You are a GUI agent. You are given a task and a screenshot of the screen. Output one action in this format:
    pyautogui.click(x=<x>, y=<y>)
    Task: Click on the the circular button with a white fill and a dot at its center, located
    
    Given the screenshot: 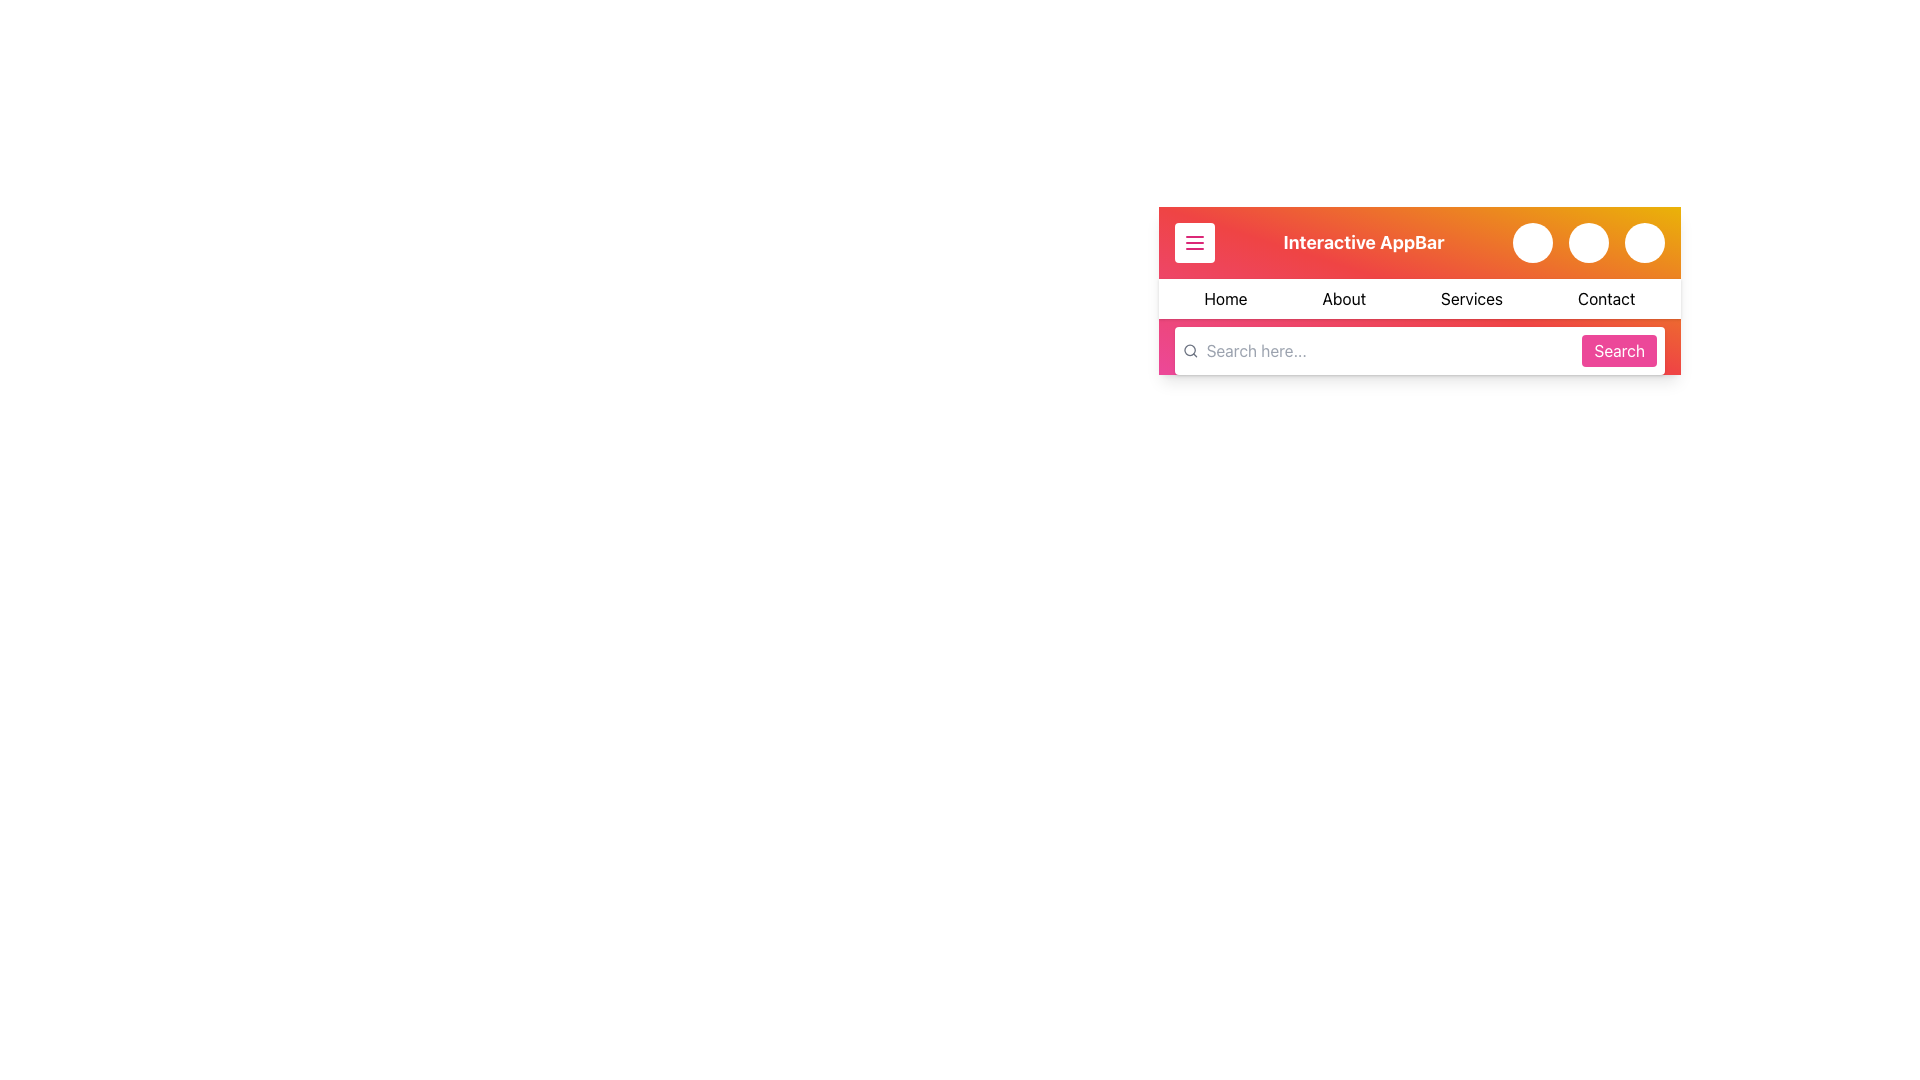 What is the action you would take?
    pyautogui.click(x=1531, y=242)
    